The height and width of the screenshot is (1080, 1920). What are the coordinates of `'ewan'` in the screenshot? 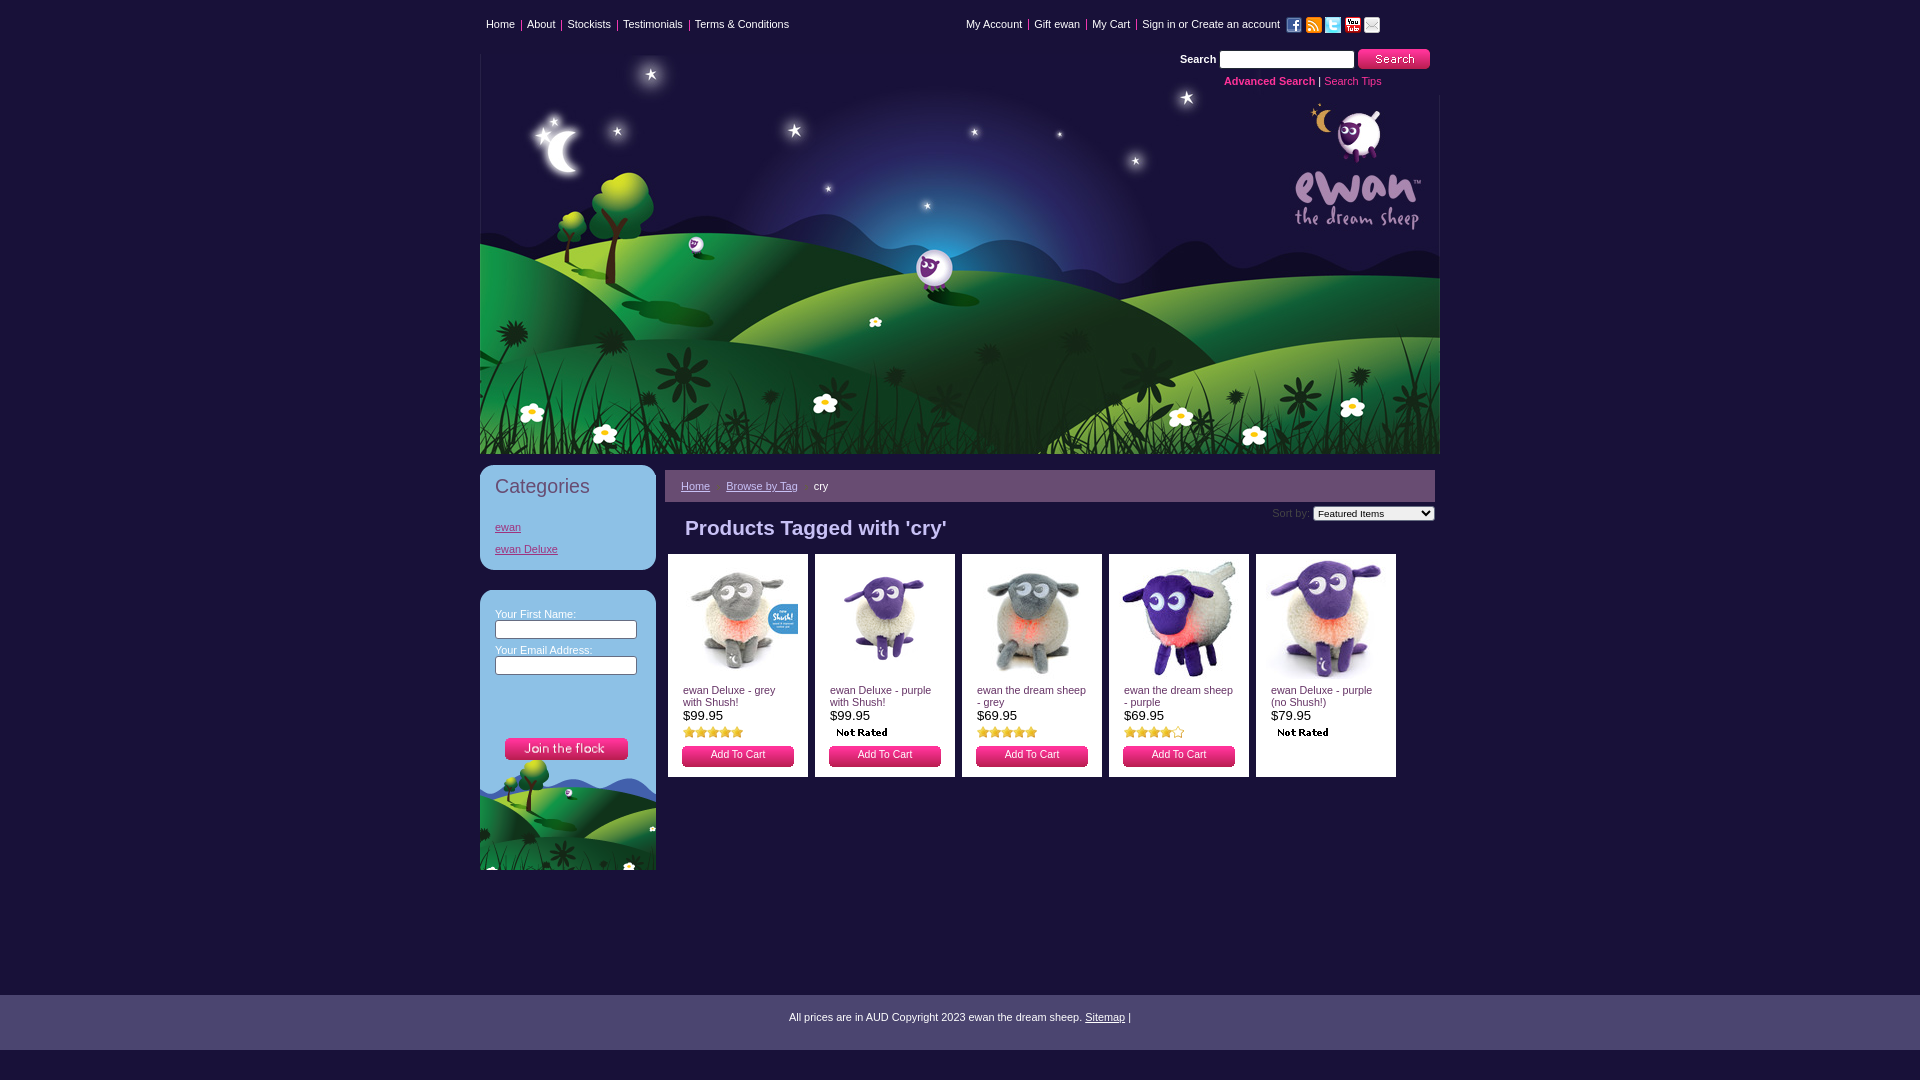 It's located at (505, 526).